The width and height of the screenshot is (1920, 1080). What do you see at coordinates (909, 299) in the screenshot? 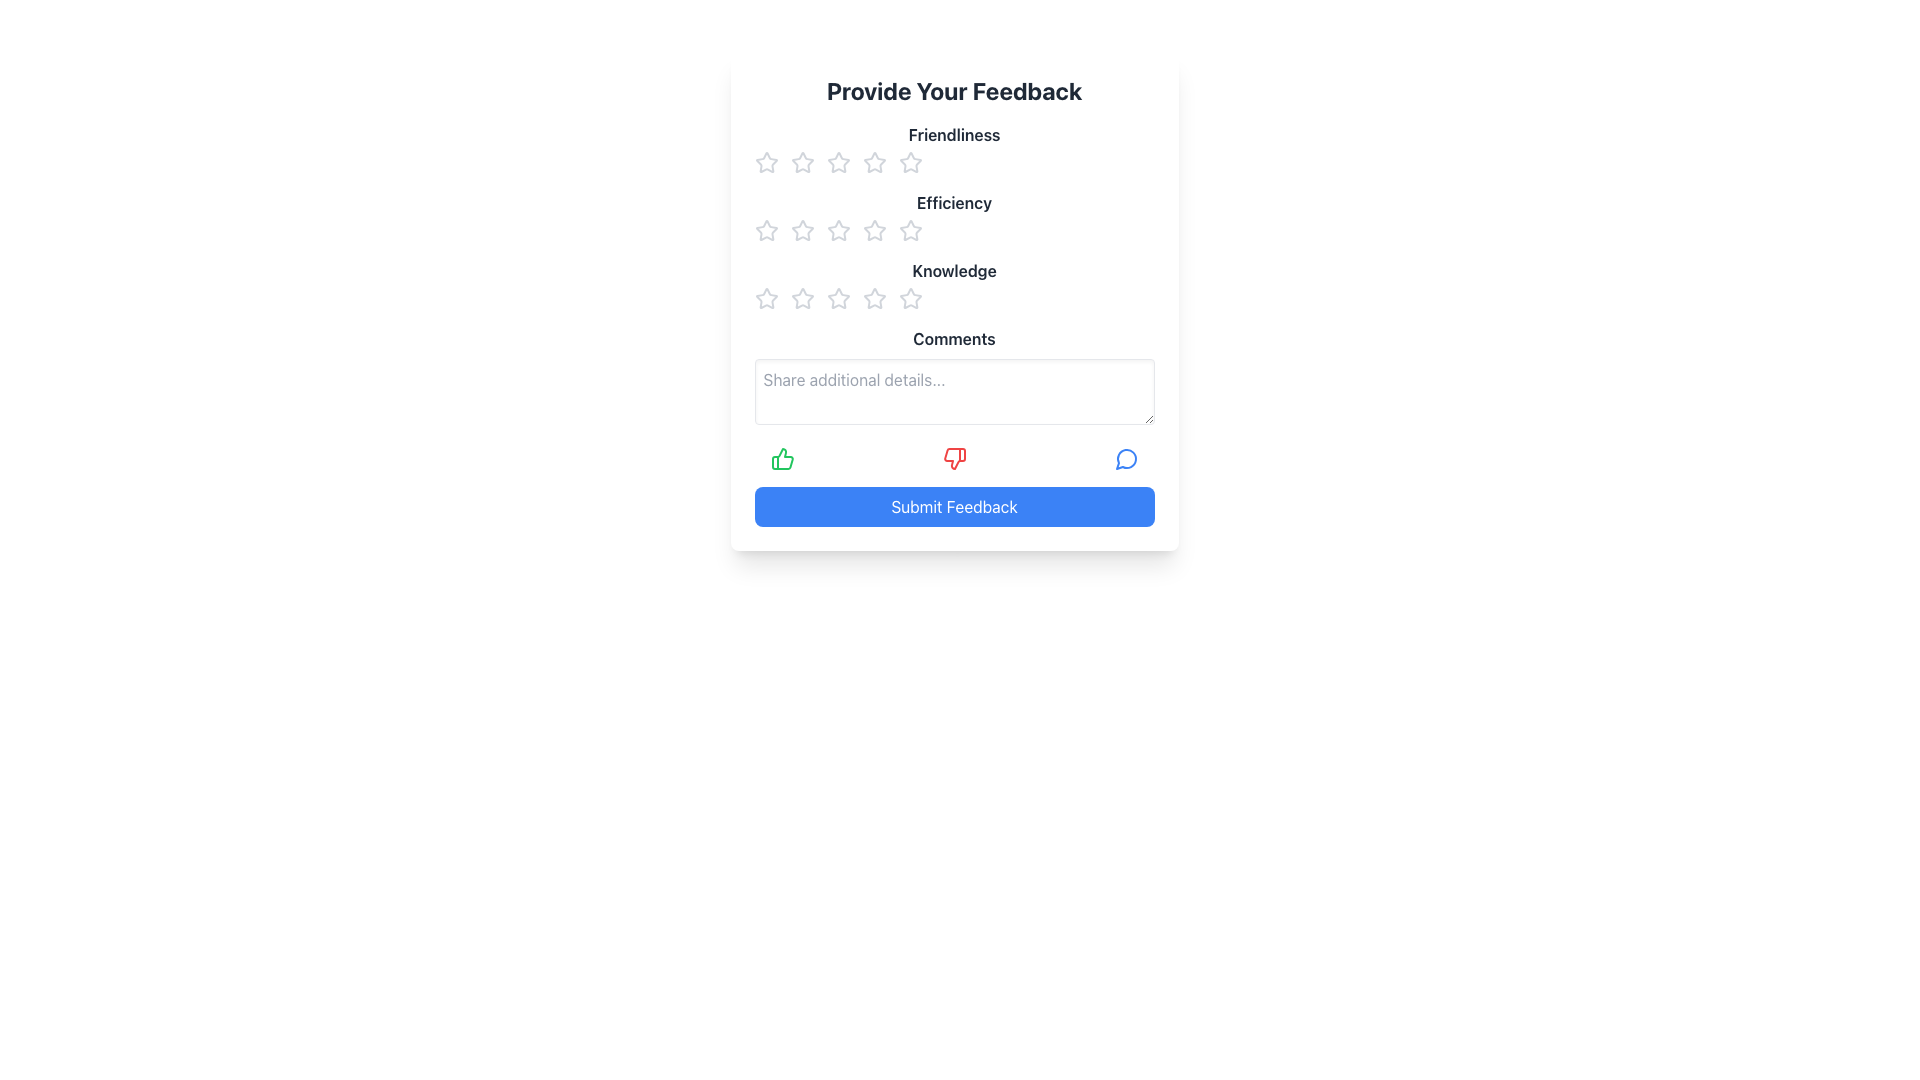
I see `Rating Star located in the third row under the 'Knowledge' label, specifically the fourth star in a horizontal group of five stars` at bounding box center [909, 299].